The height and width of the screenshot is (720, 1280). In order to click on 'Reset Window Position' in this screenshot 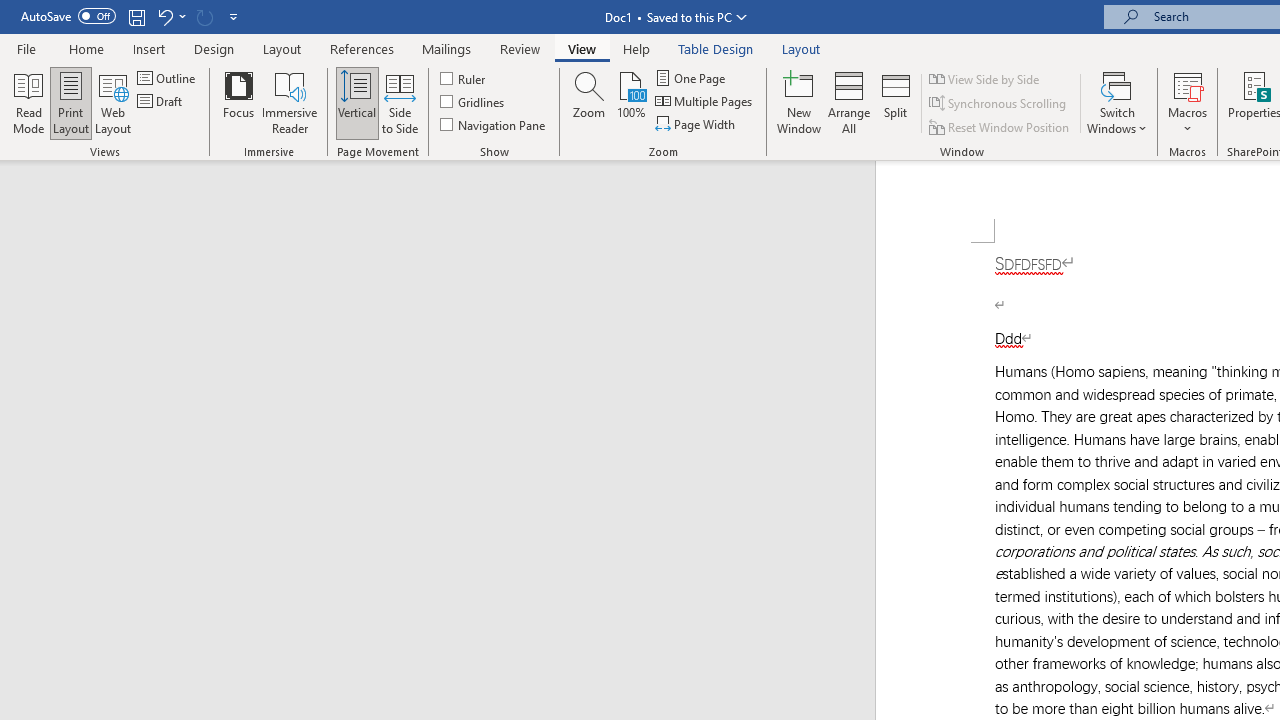, I will do `click(1000, 127)`.